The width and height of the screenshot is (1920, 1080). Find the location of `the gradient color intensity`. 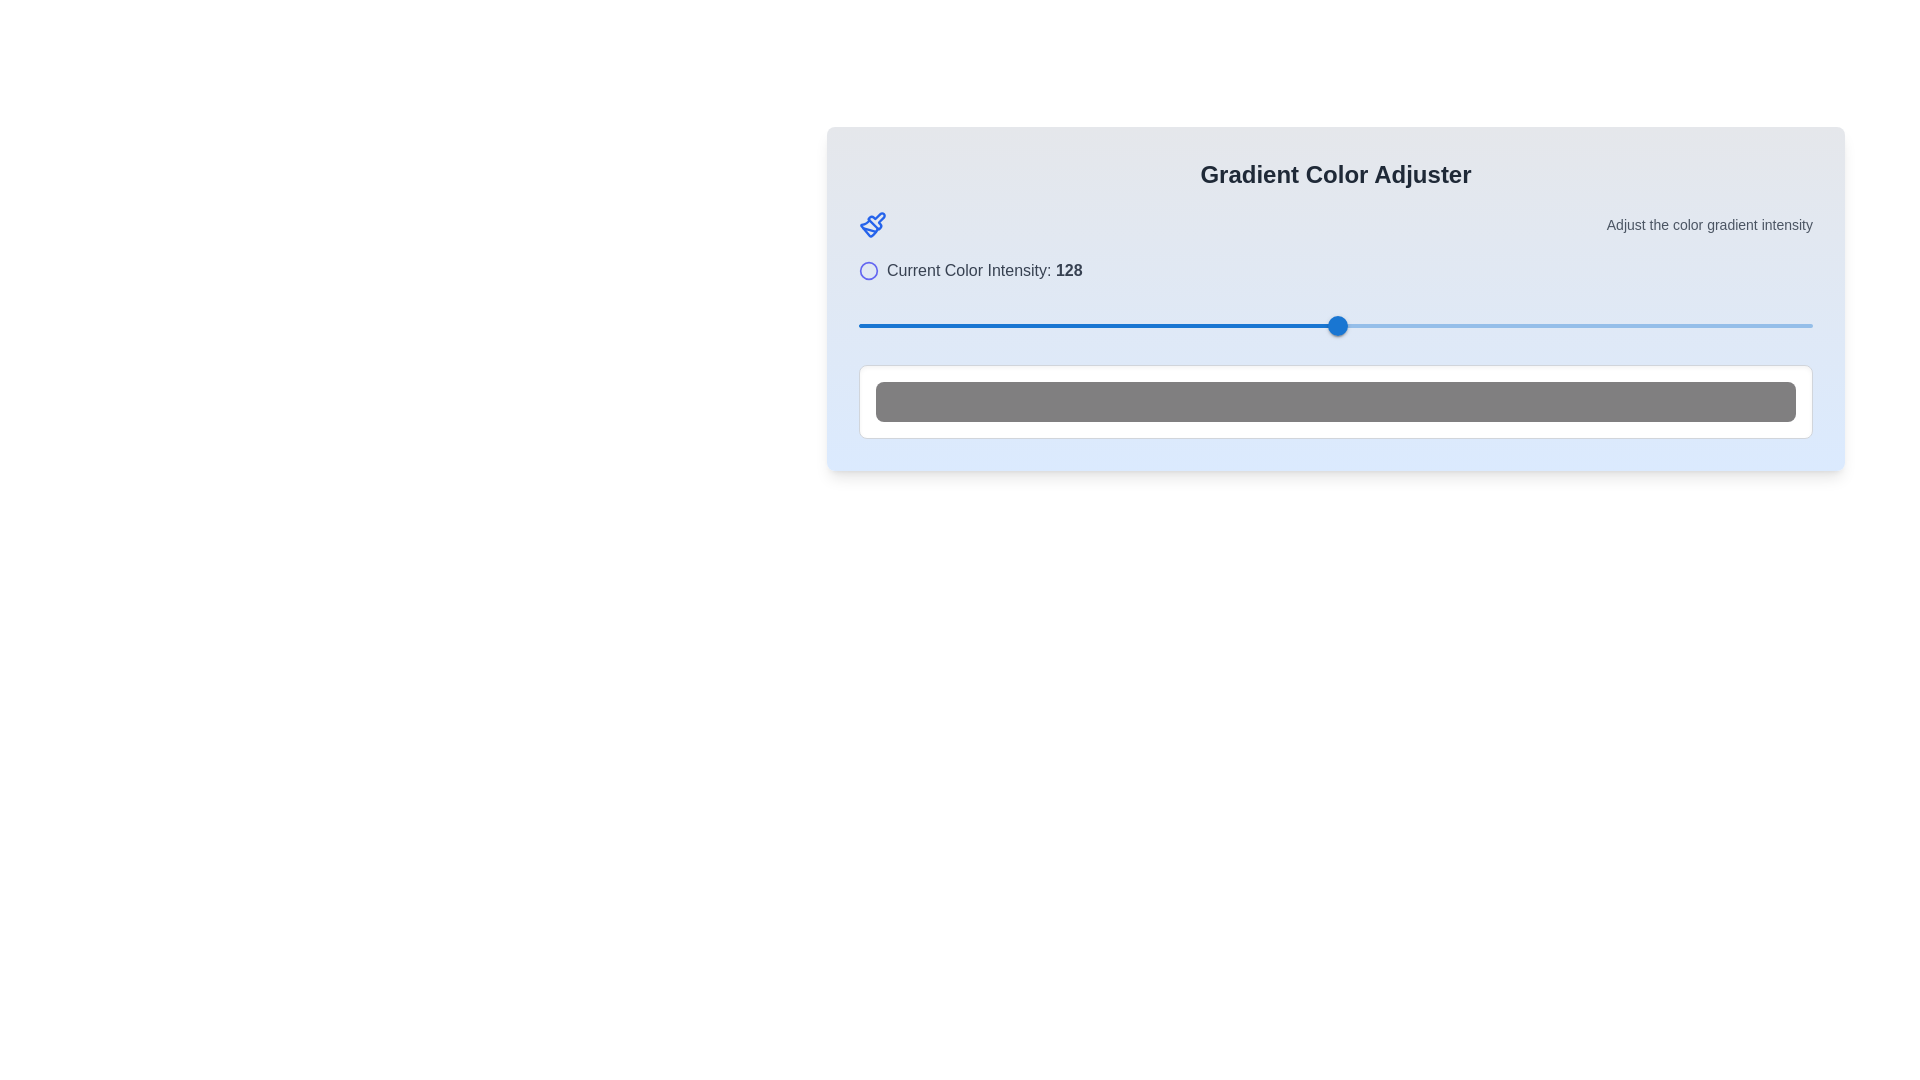

the gradient color intensity is located at coordinates (1089, 325).